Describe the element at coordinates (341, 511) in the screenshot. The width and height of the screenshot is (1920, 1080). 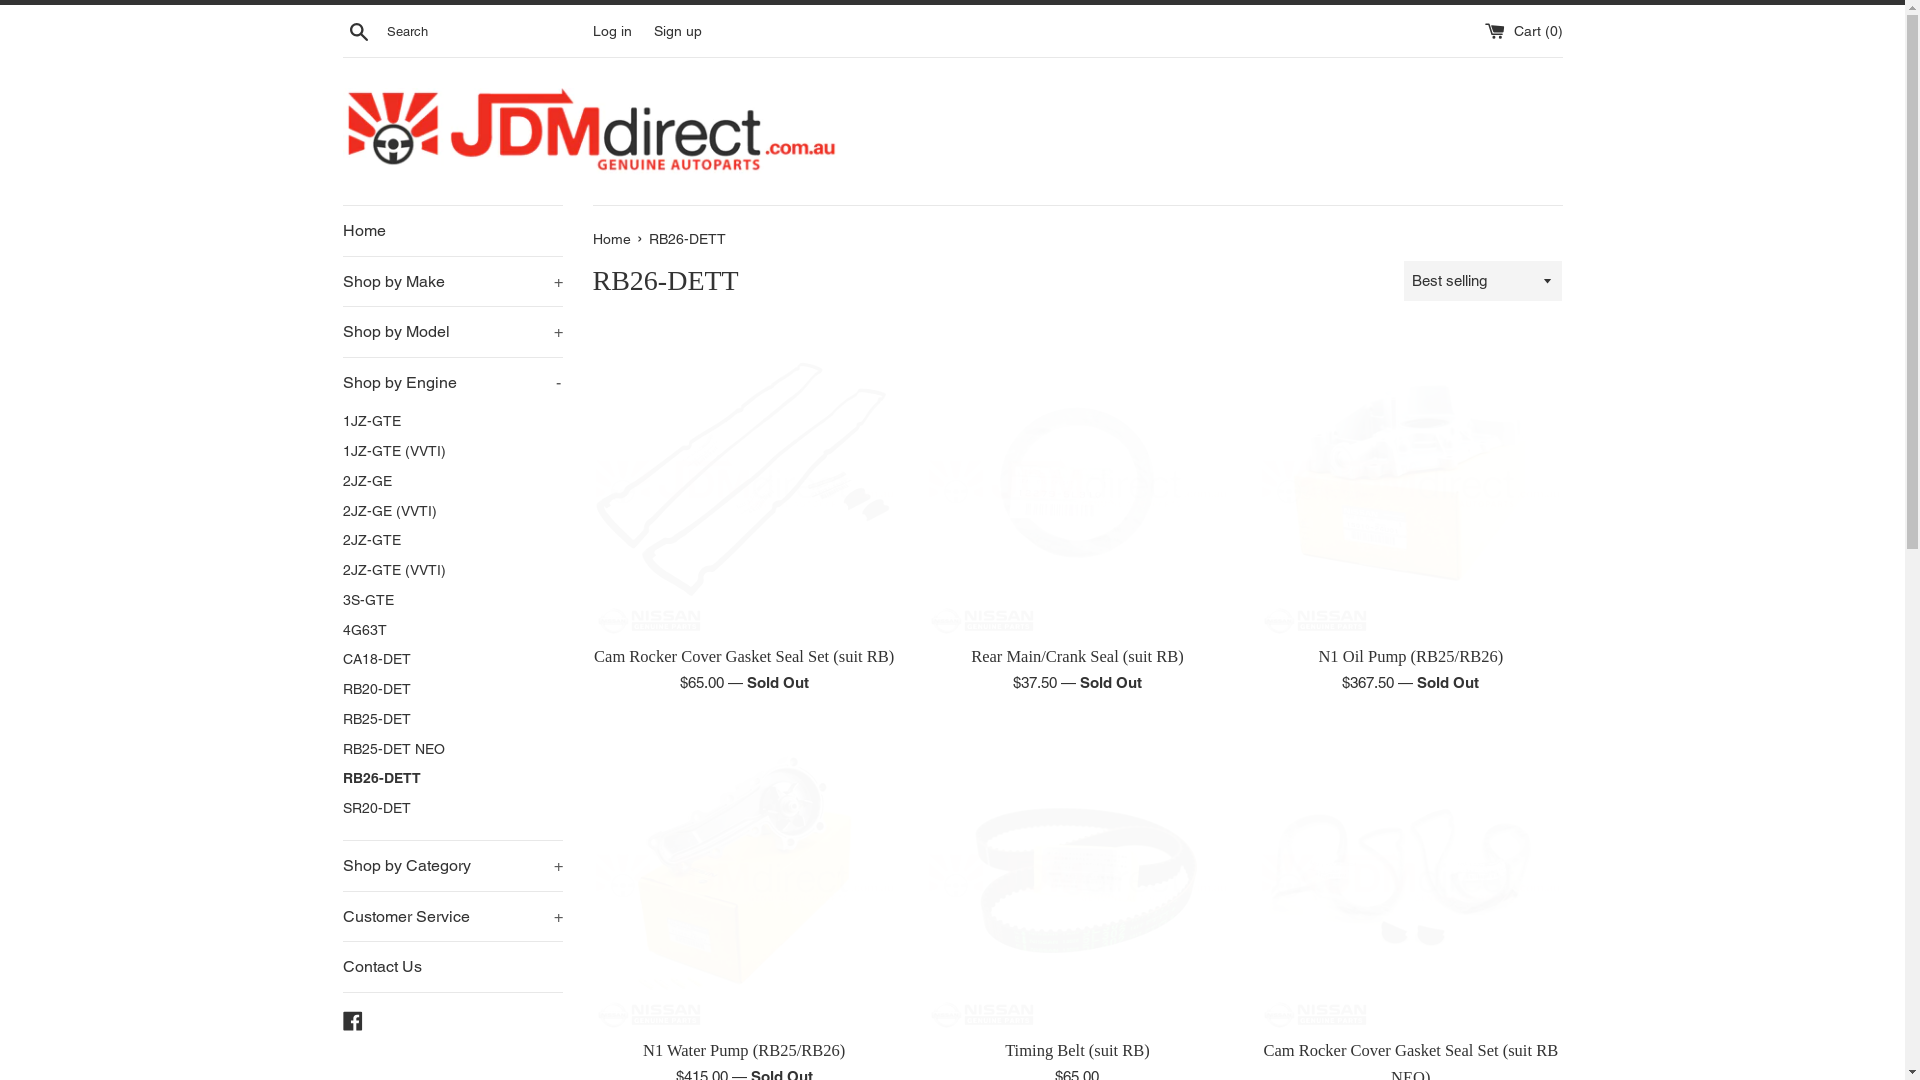
I see `'2JZ-GE (VVTI)'` at that location.